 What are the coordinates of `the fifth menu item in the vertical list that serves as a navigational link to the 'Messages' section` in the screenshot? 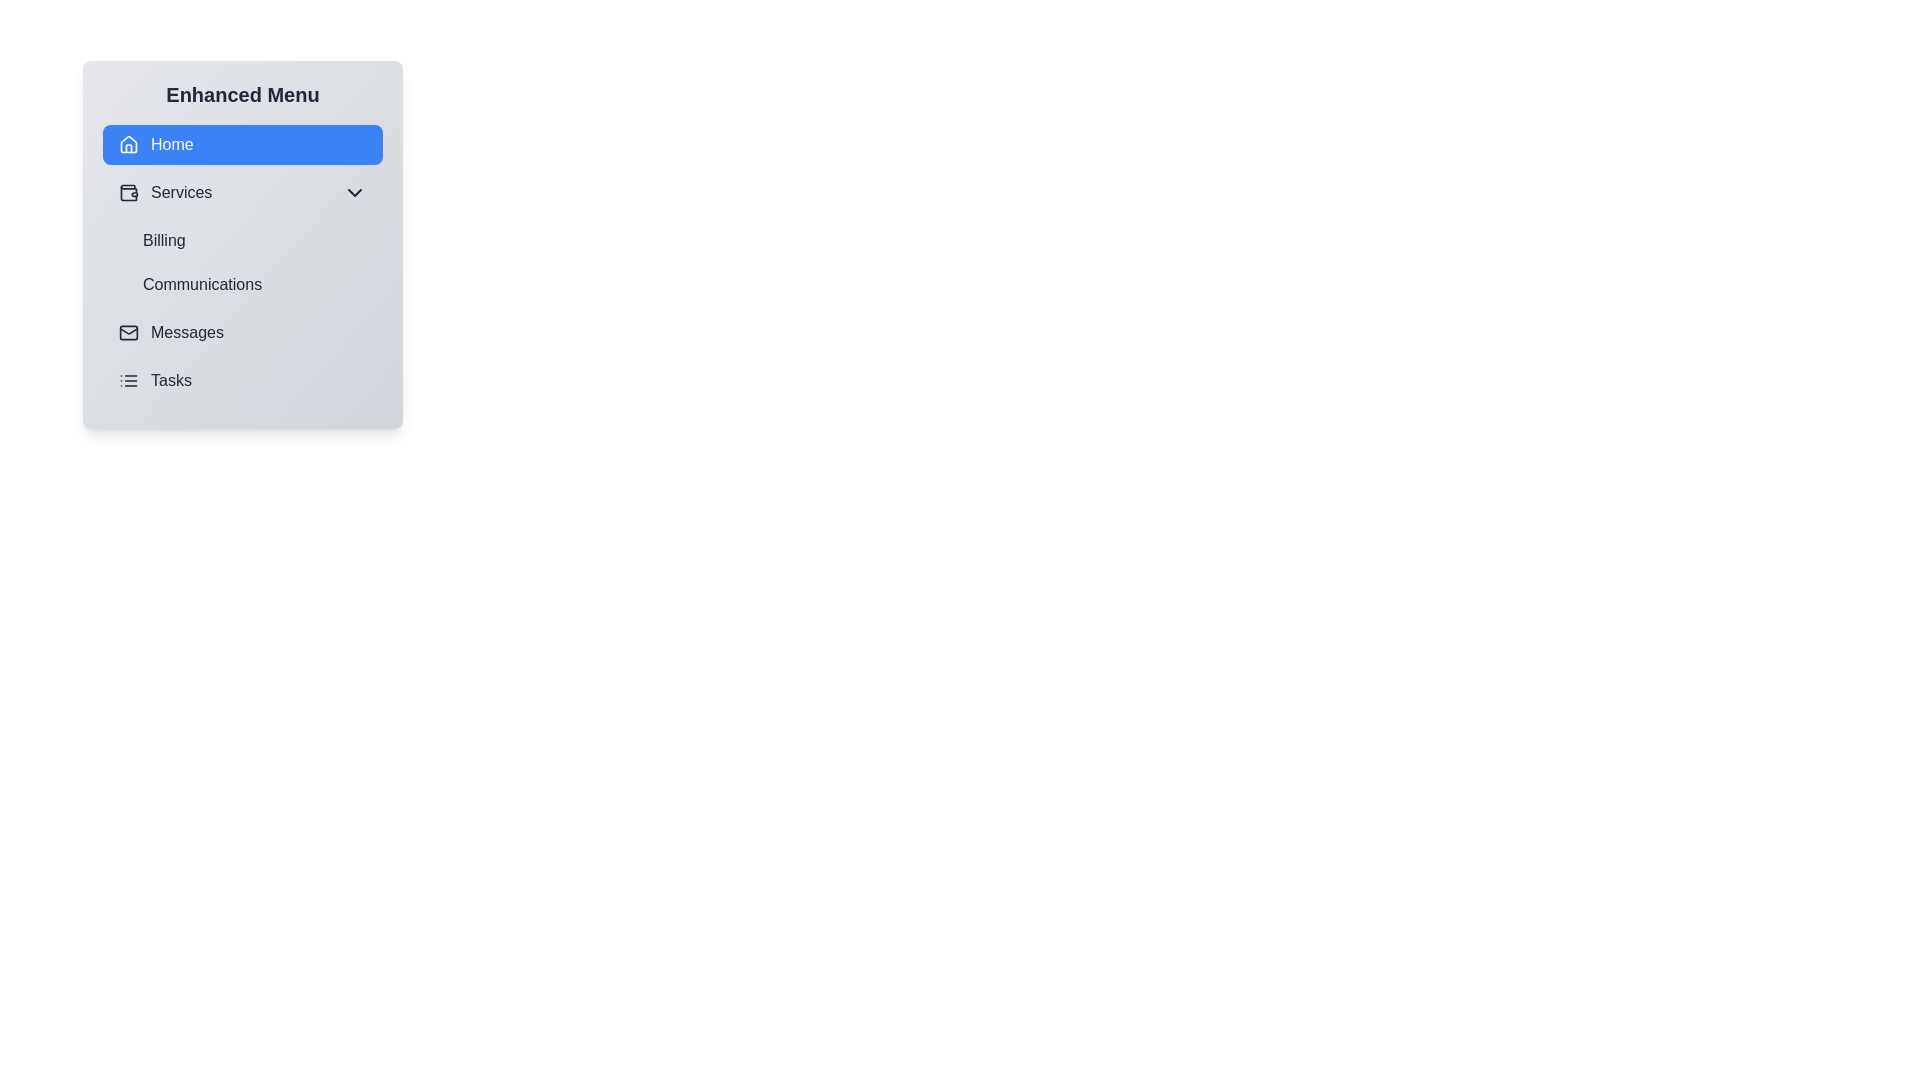 It's located at (242, 331).